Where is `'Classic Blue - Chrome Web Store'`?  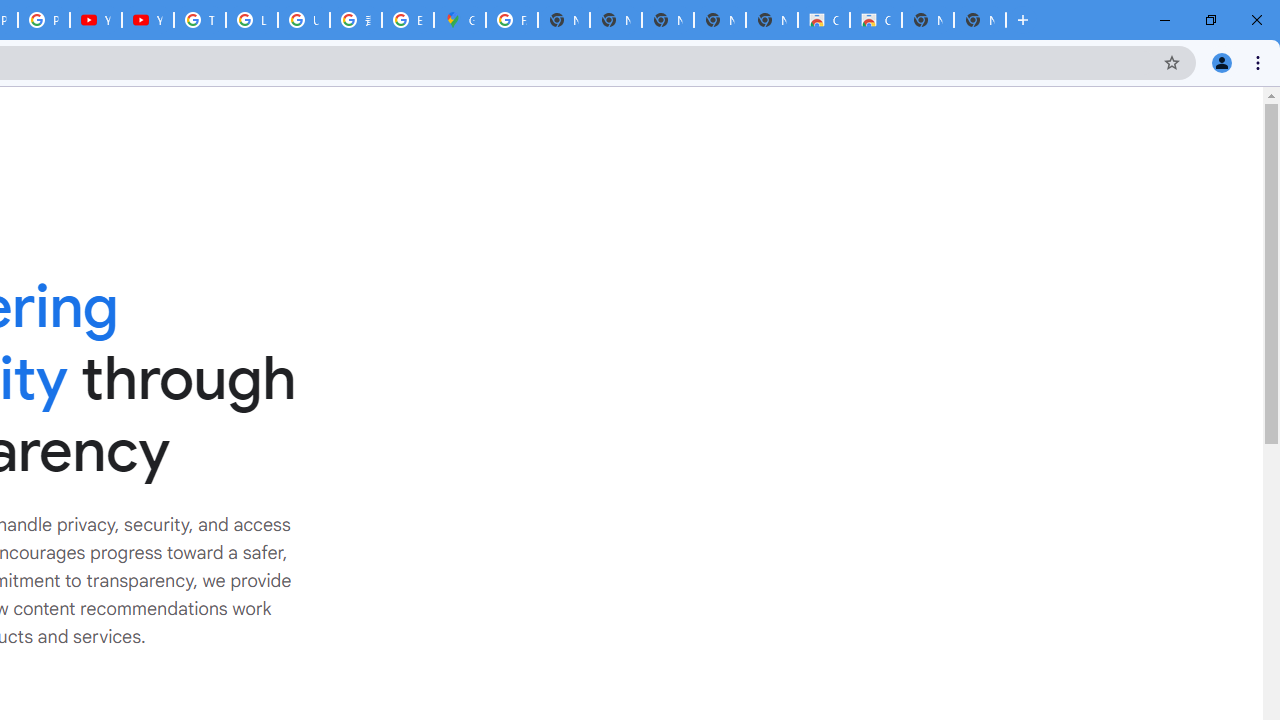 'Classic Blue - Chrome Web Store' is located at coordinates (823, 20).